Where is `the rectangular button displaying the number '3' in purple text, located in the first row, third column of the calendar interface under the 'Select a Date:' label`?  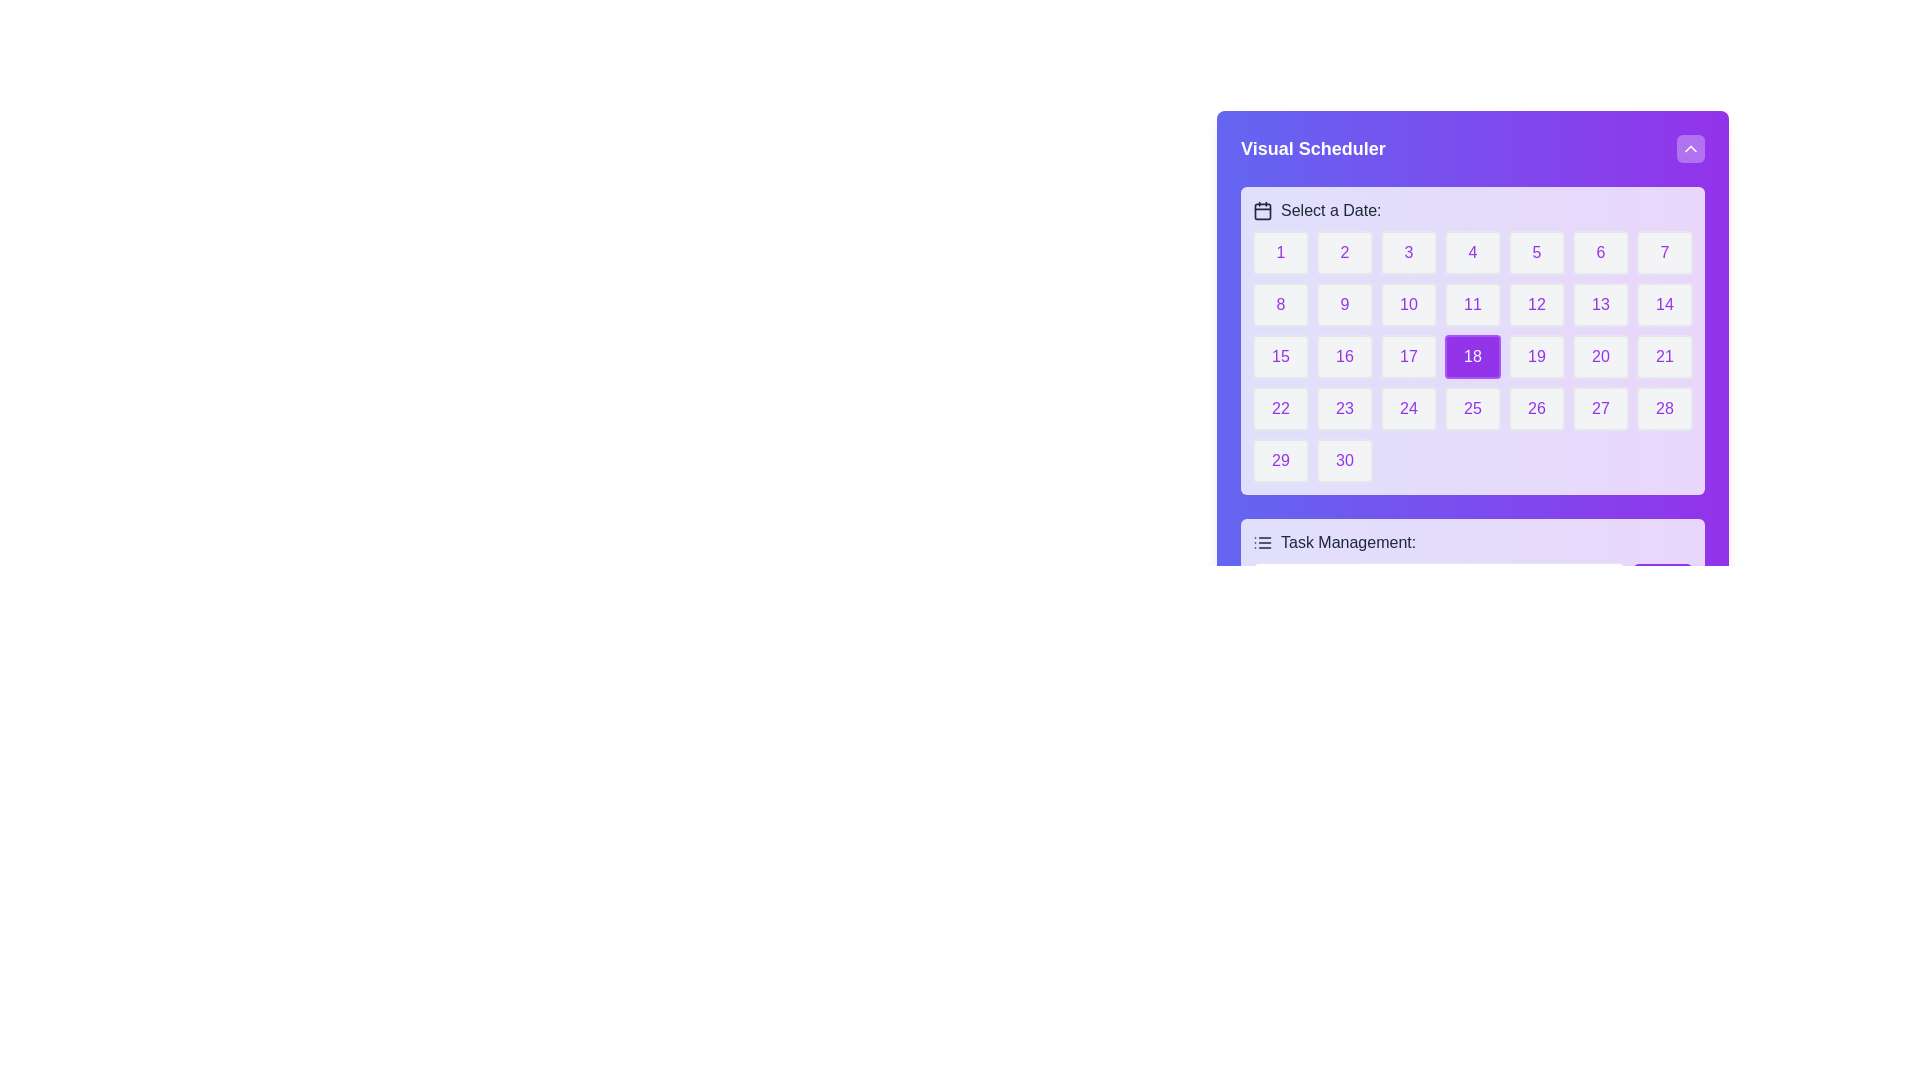
the rectangular button displaying the number '3' in purple text, located in the first row, third column of the calendar interface under the 'Select a Date:' label is located at coordinates (1408, 252).